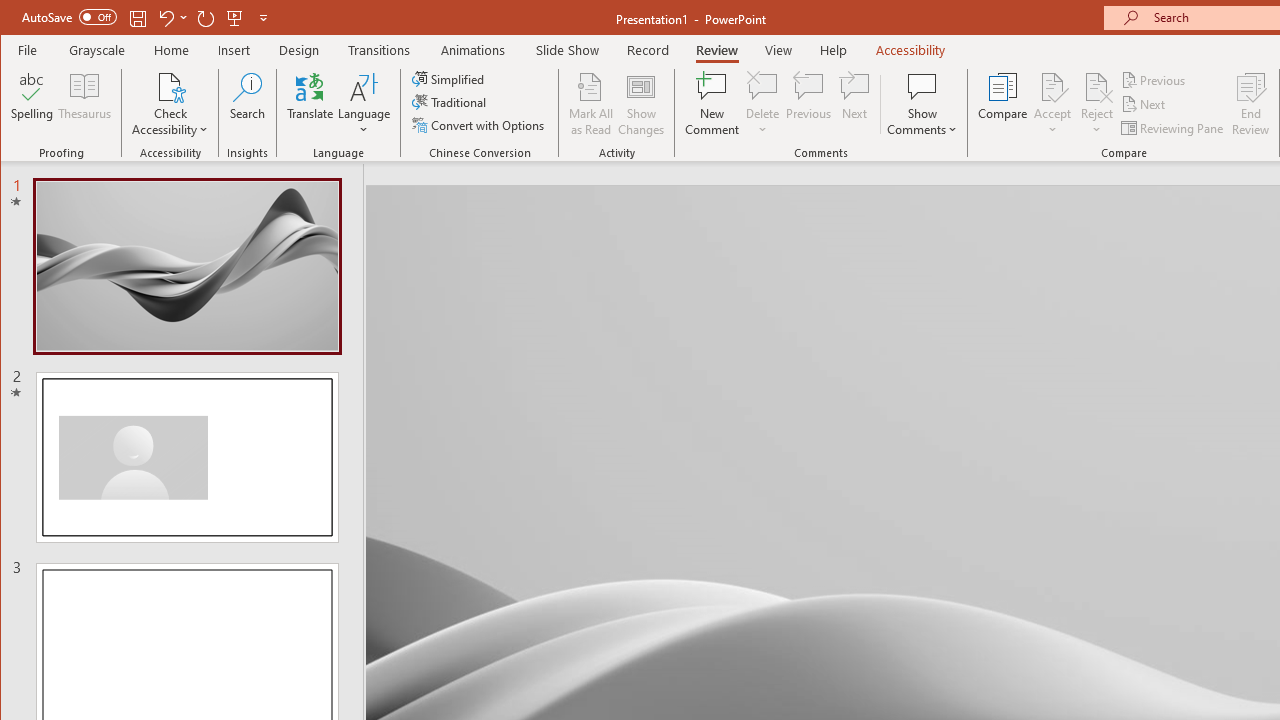 This screenshot has width=1280, height=720. I want to click on 'New Comment', so click(712, 104).